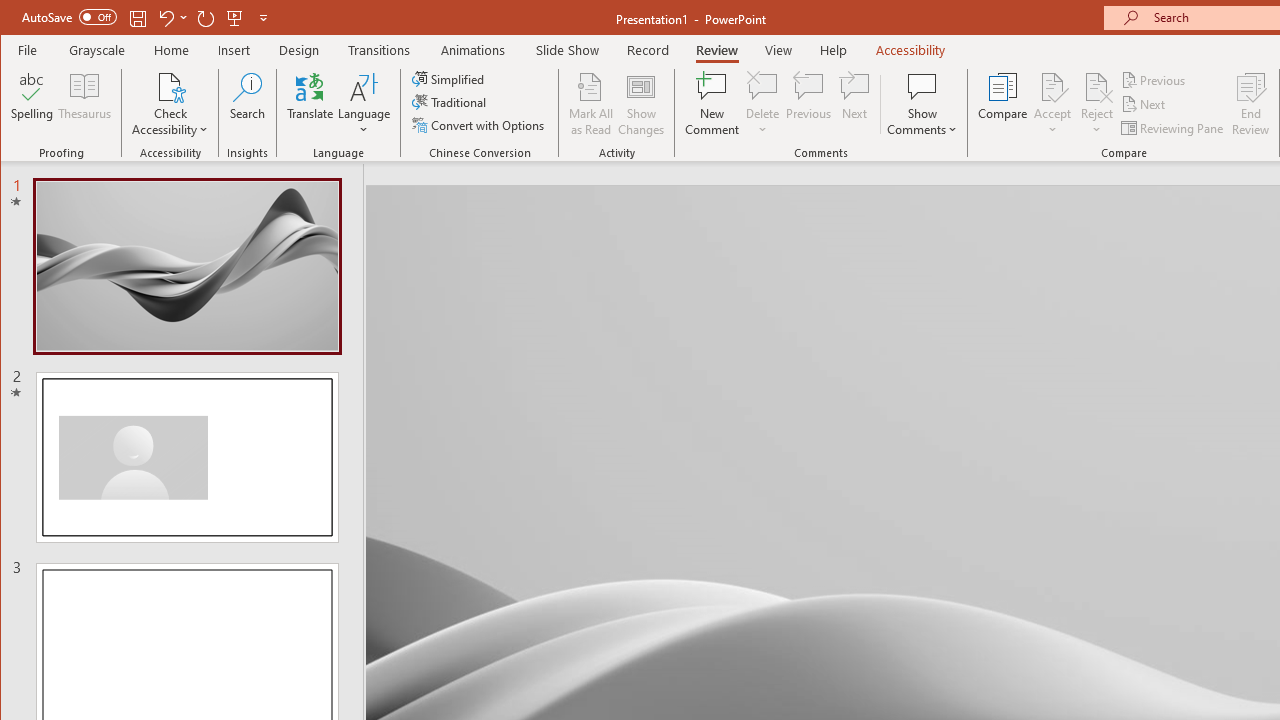 This screenshot has width=1280, height=720. I want to click on 'New Comment', so click(712, 104).